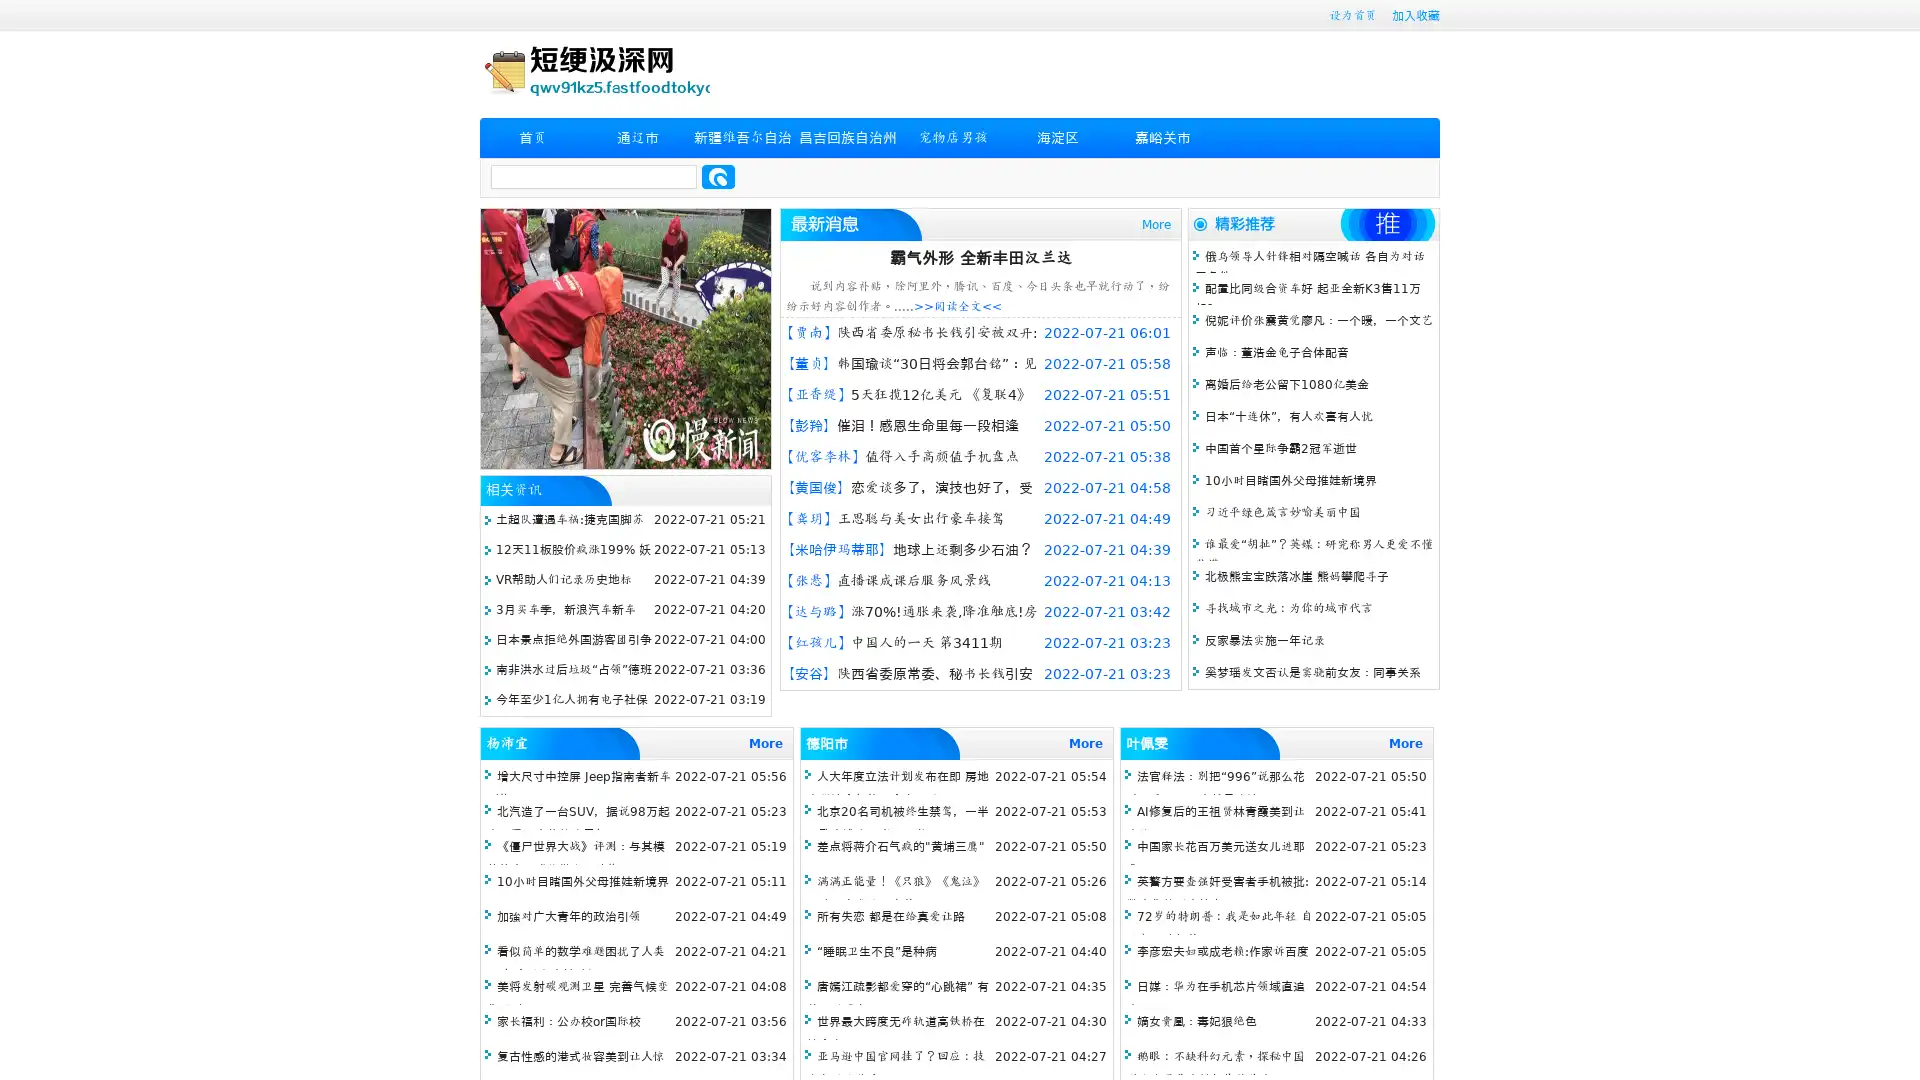 Image resolution: width=1920 pixels, height=1080 pixels. Describe the element at coordinates (718, 176) in the screenshot. I see `Search` at that location.